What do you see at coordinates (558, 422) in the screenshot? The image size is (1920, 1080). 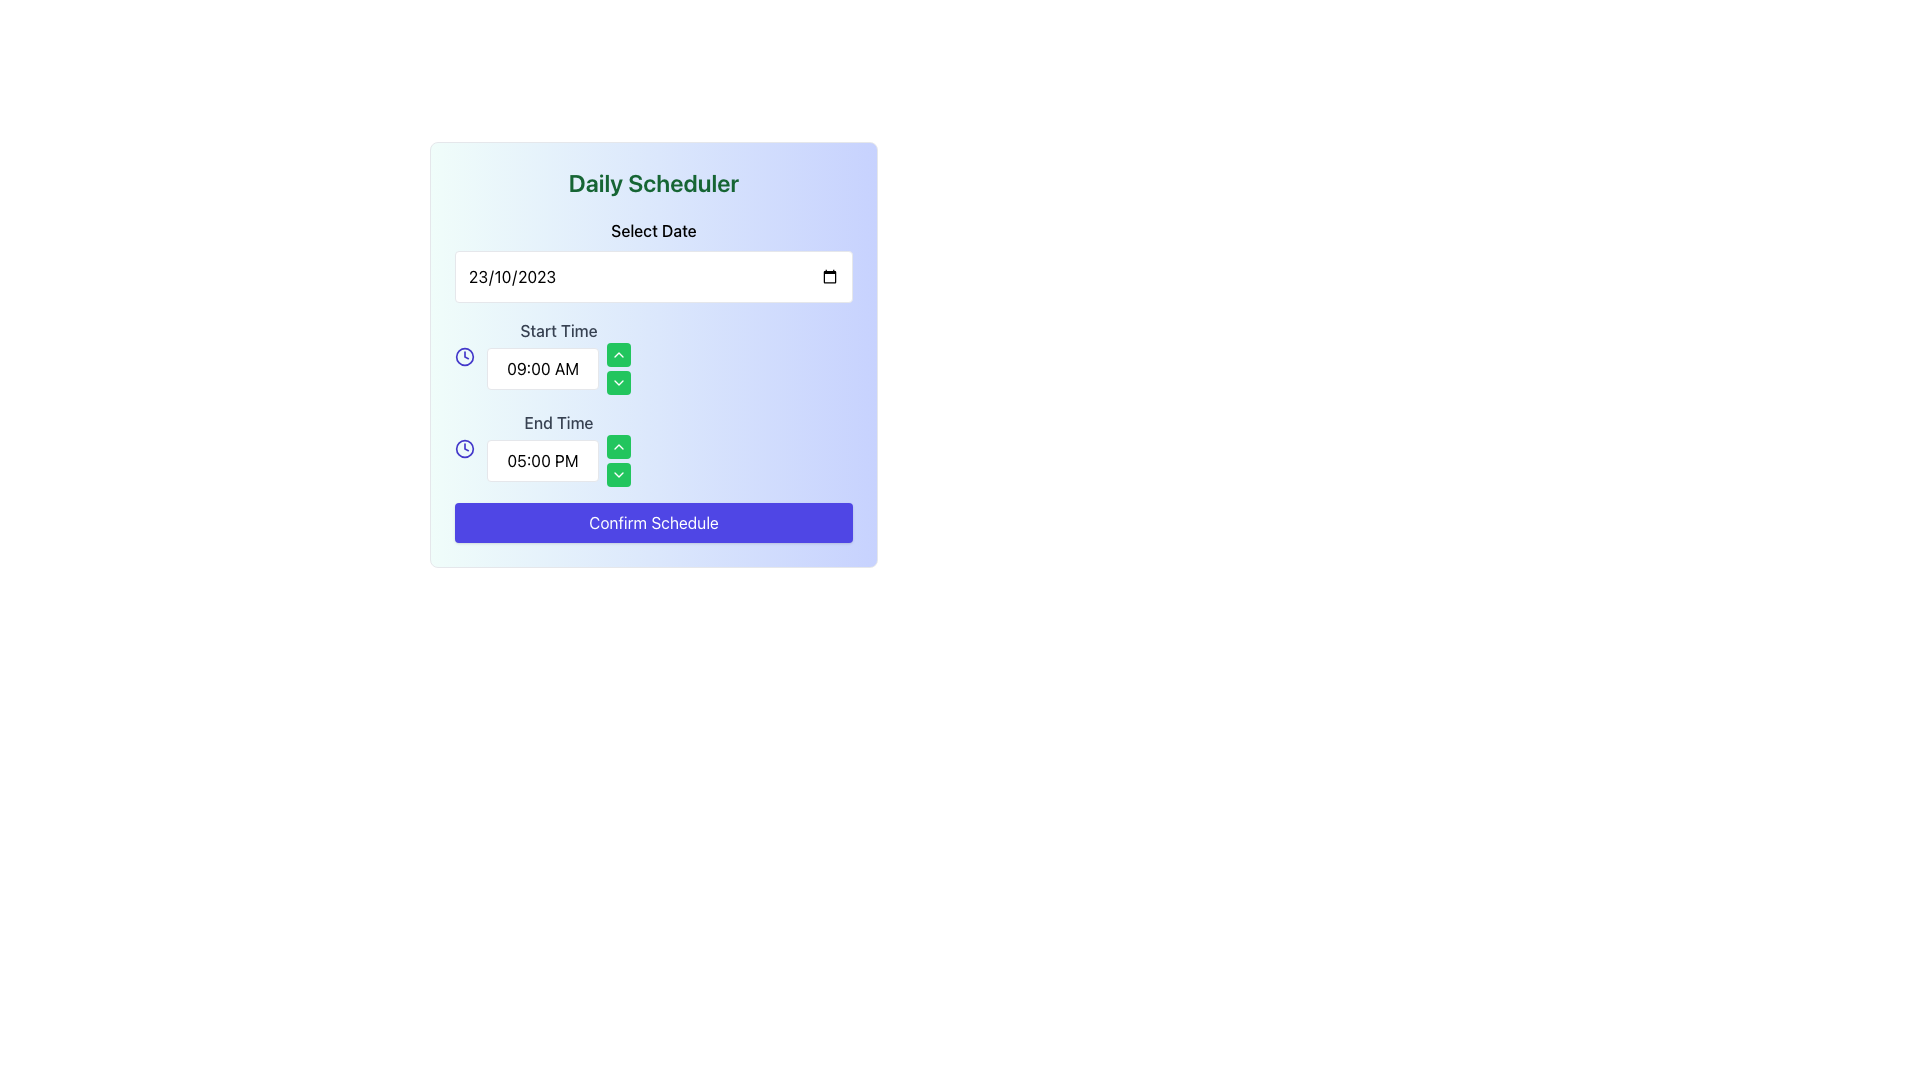 I see `the label indicating the end time of a scheduled event, located above the time selection field labeled '05:00 PM'` at bounding box center [558, 422].